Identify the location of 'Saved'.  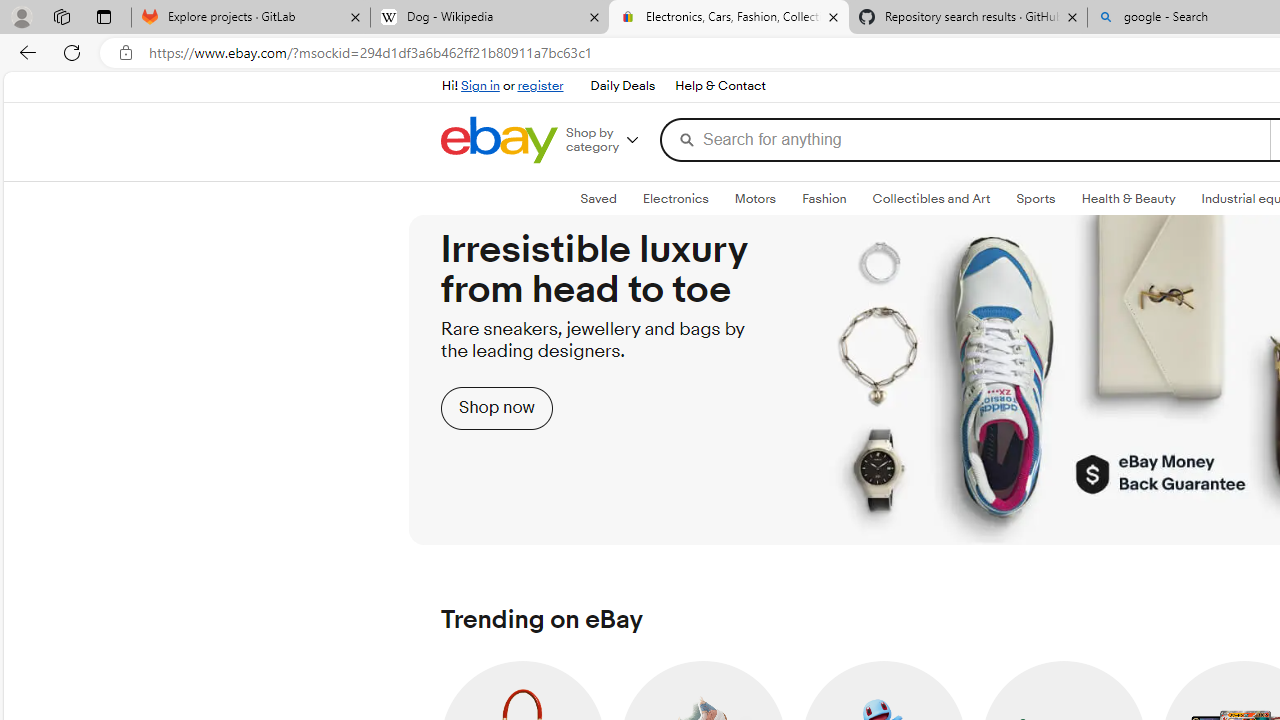
(597, 199).